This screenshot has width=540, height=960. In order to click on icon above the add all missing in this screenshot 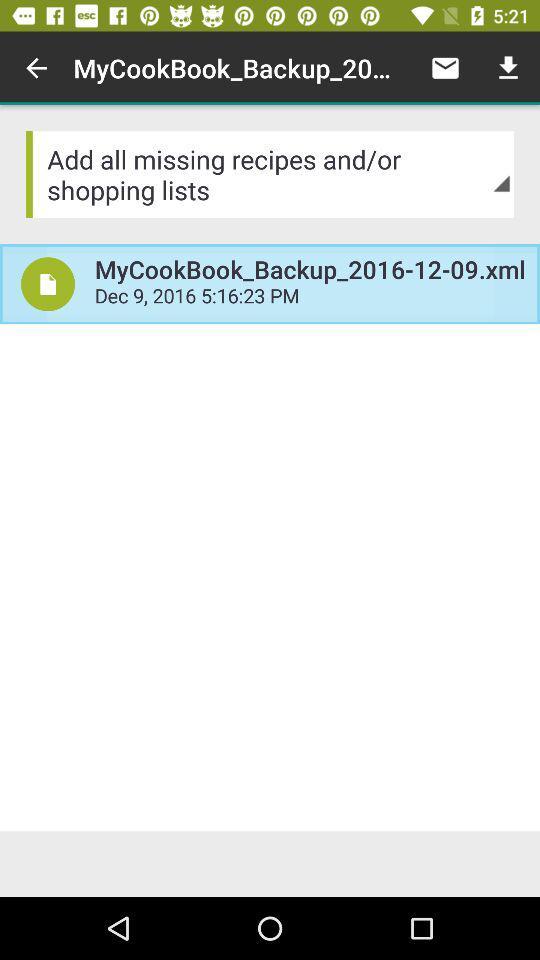, I will do `click(36, 68)`.